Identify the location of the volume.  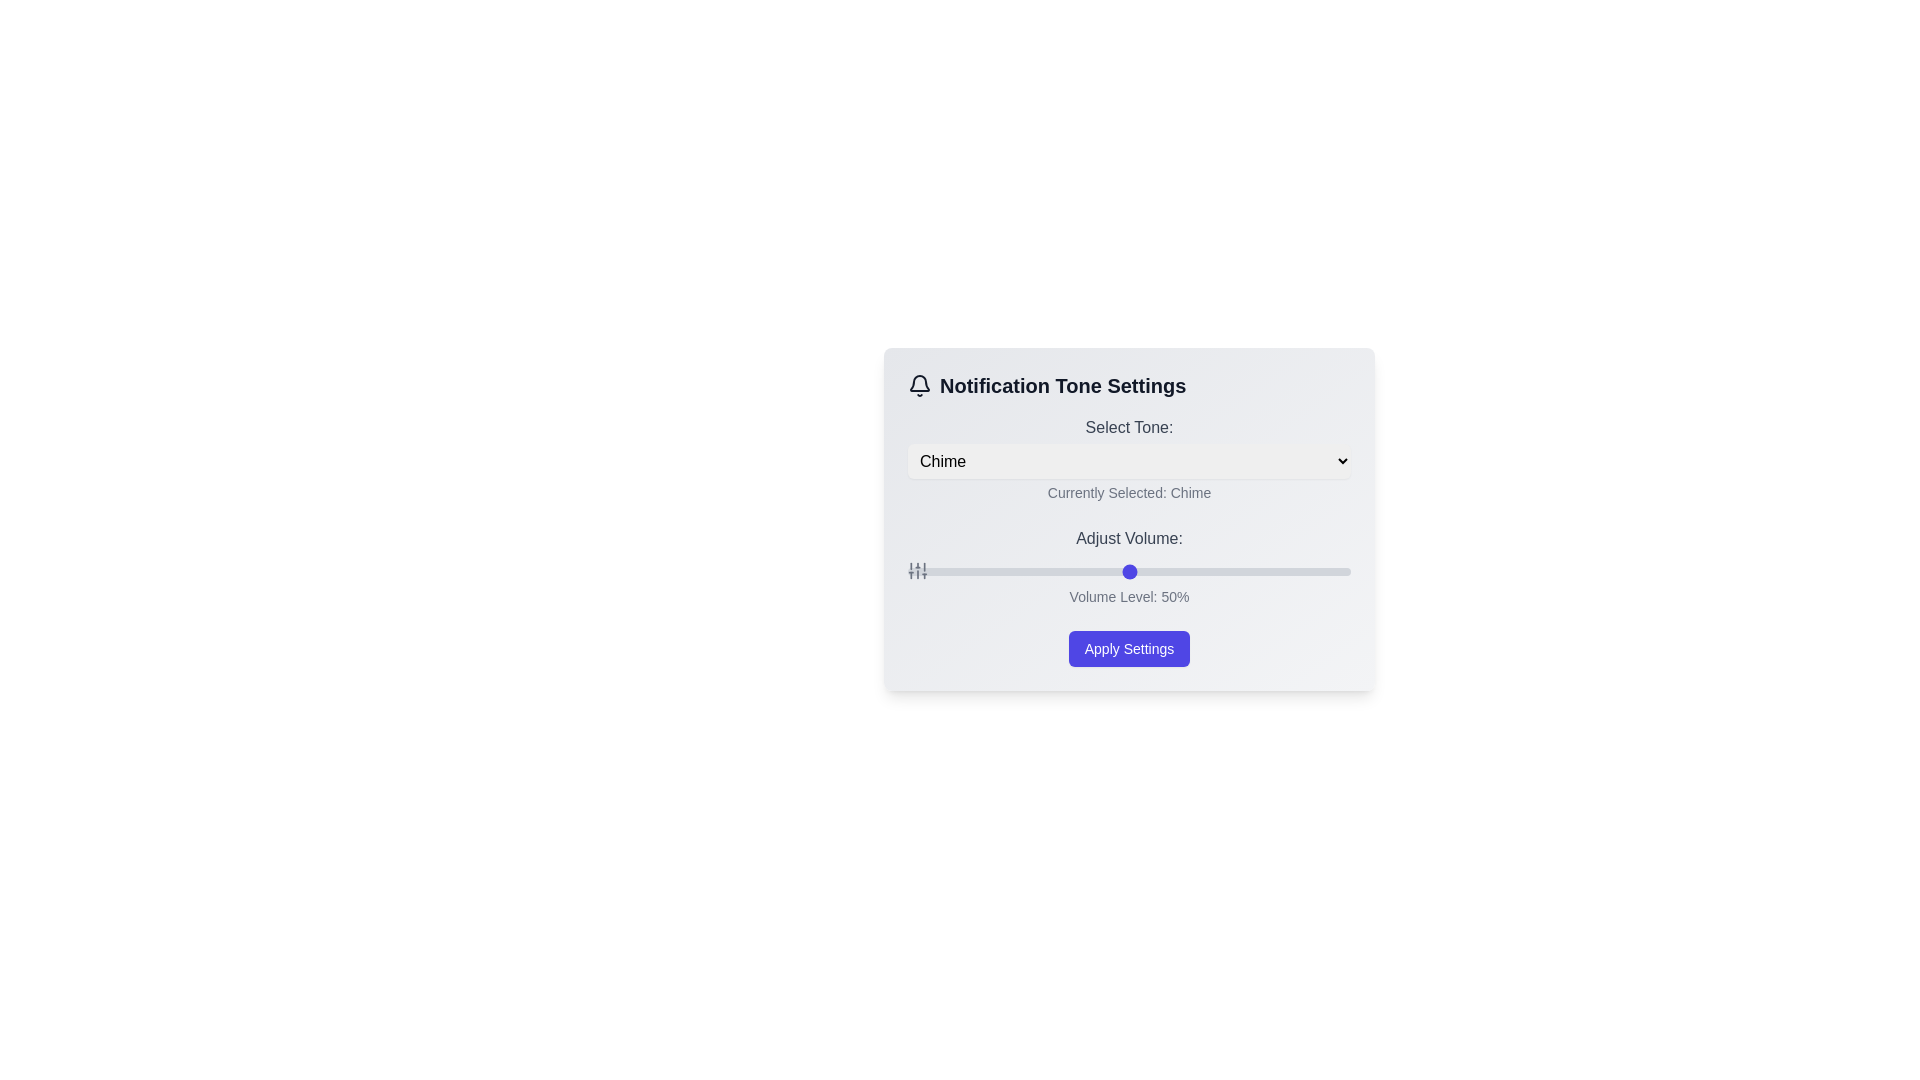
(1044, 571).